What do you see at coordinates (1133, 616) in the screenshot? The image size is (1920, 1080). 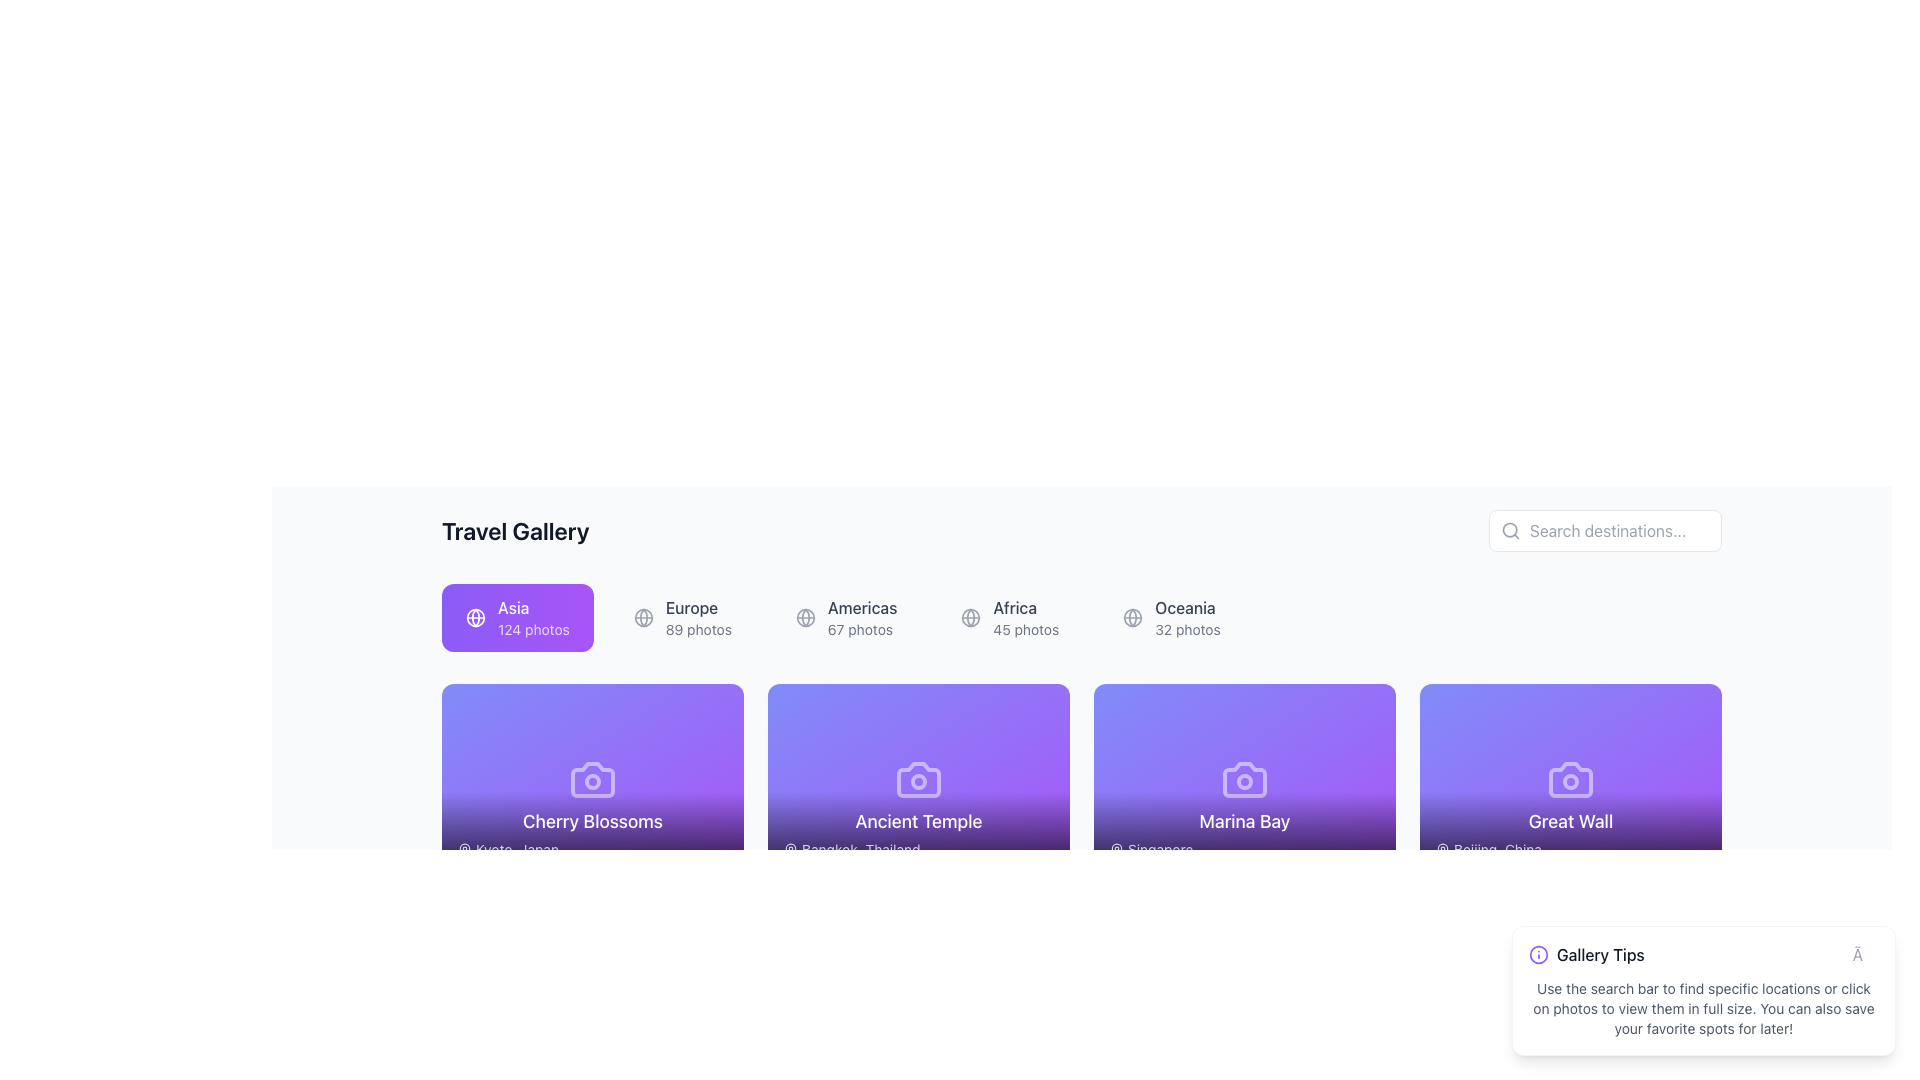 I see `the decorative icon representing the geographical aspect of the 'Oceania' category, located to the left of the text 'Oceania'` at bounding box center [1133, 616].